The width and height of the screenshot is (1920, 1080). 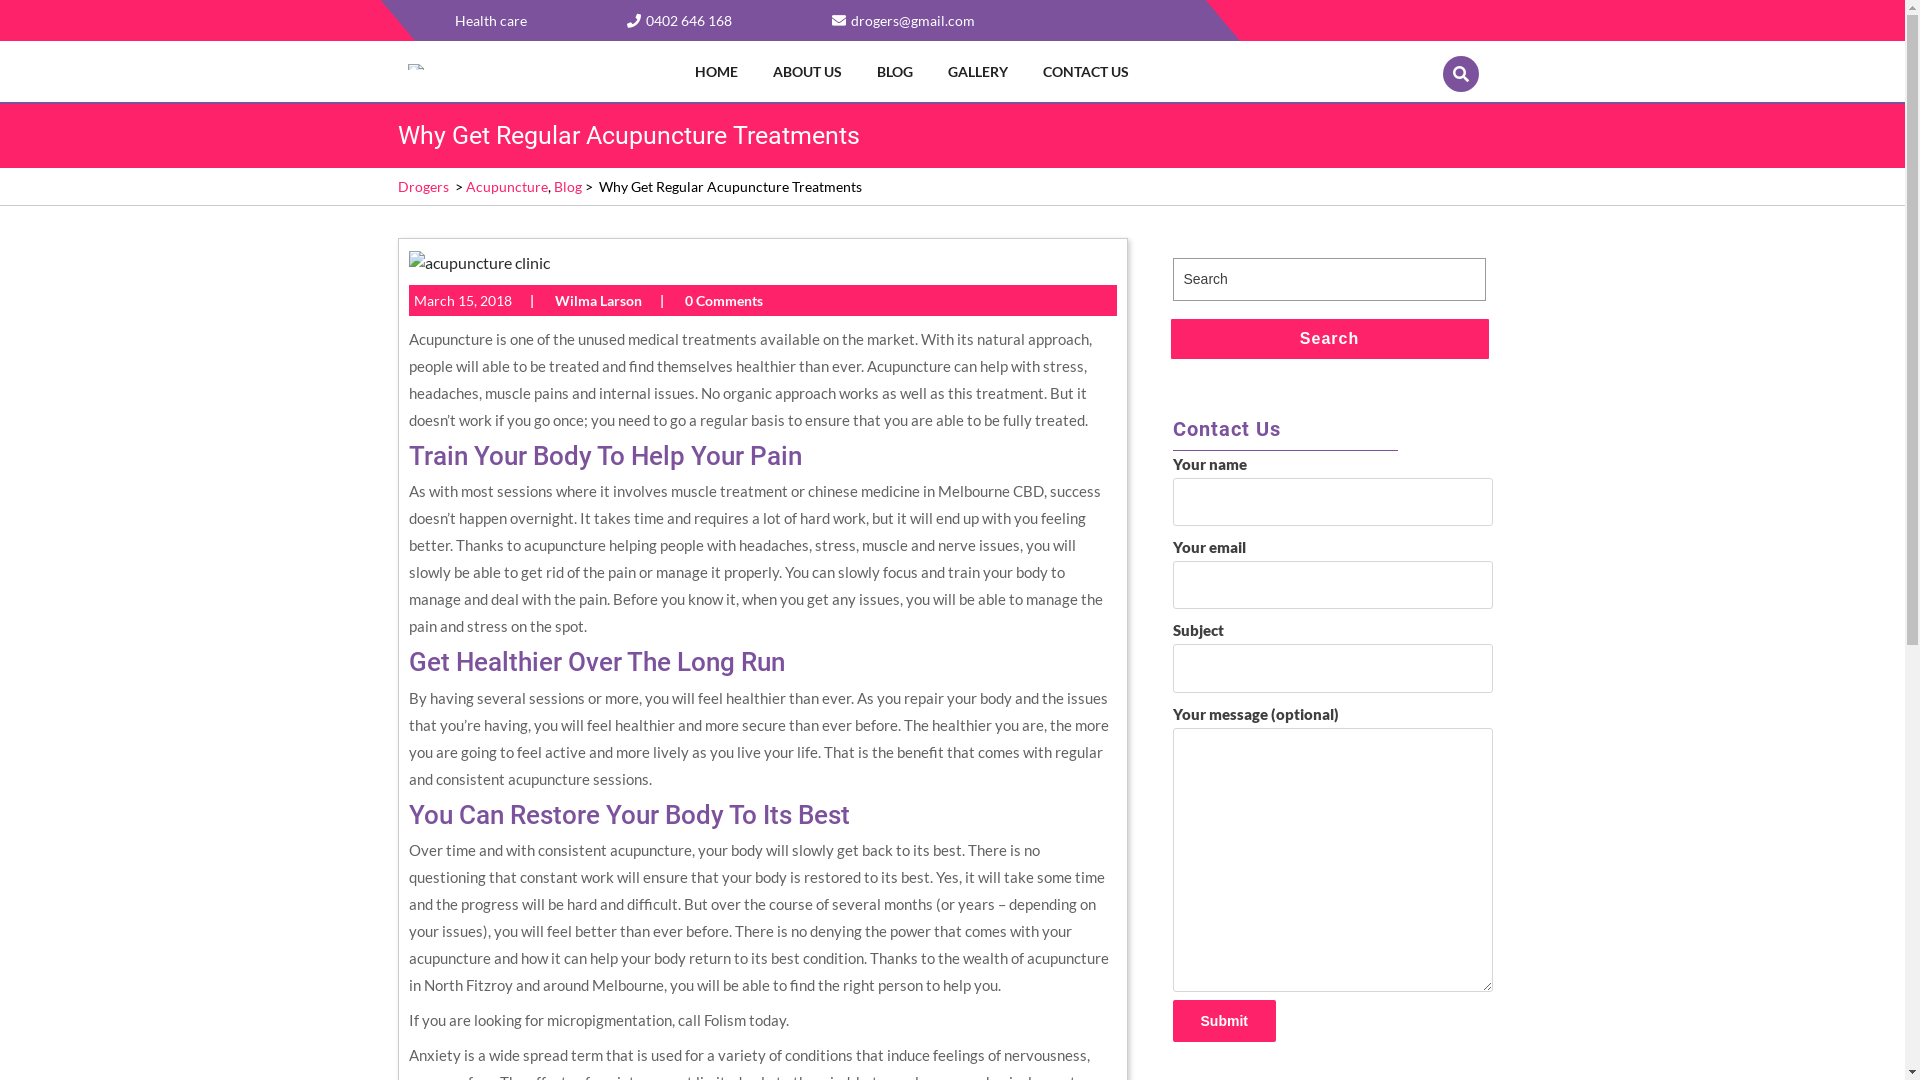 What do you see at coordinates (1222, 1021) in the screenshot?
I see `'Submit'` at bounding box center [1222, 1021].